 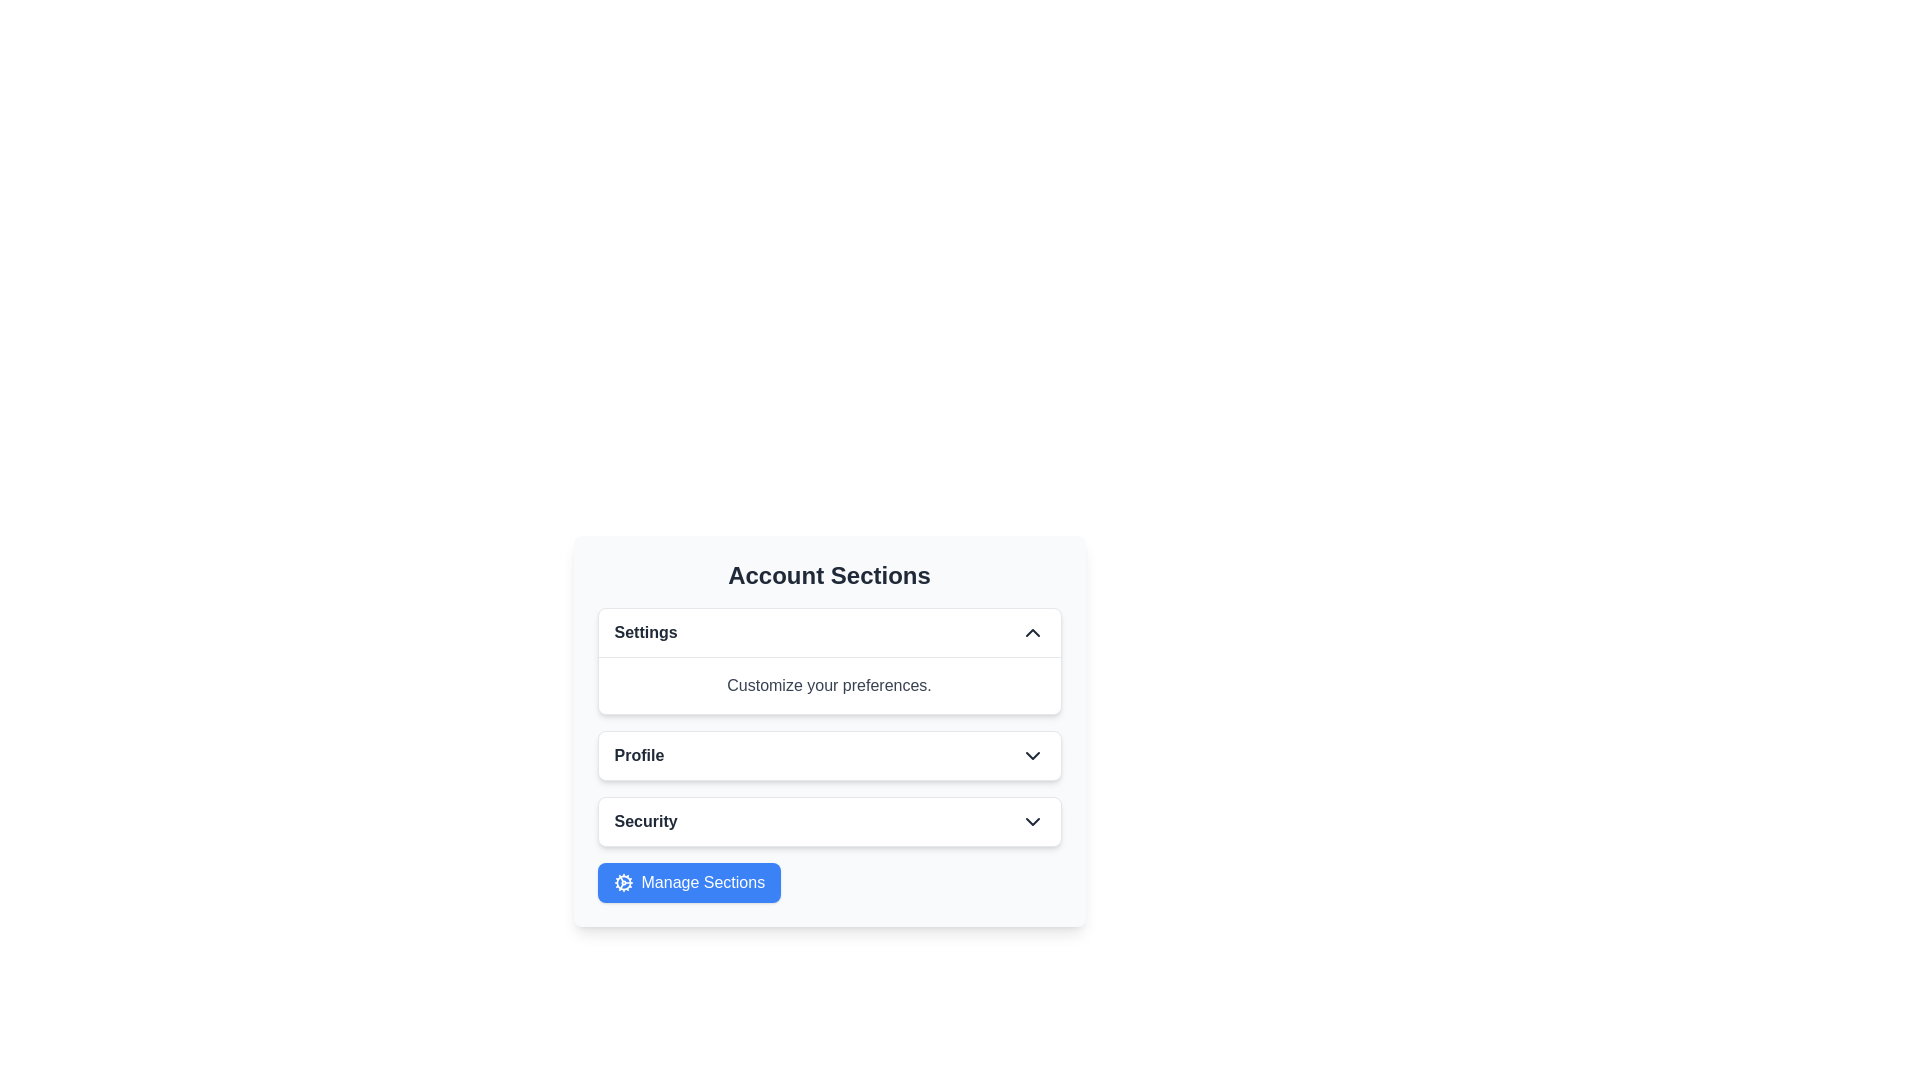 I want to click on the gear-shaped icon that is adjacent to the 'Manage Sections' button, which is located at the bottom of the 'Account Sections' panel, so click(x=622, y=882).